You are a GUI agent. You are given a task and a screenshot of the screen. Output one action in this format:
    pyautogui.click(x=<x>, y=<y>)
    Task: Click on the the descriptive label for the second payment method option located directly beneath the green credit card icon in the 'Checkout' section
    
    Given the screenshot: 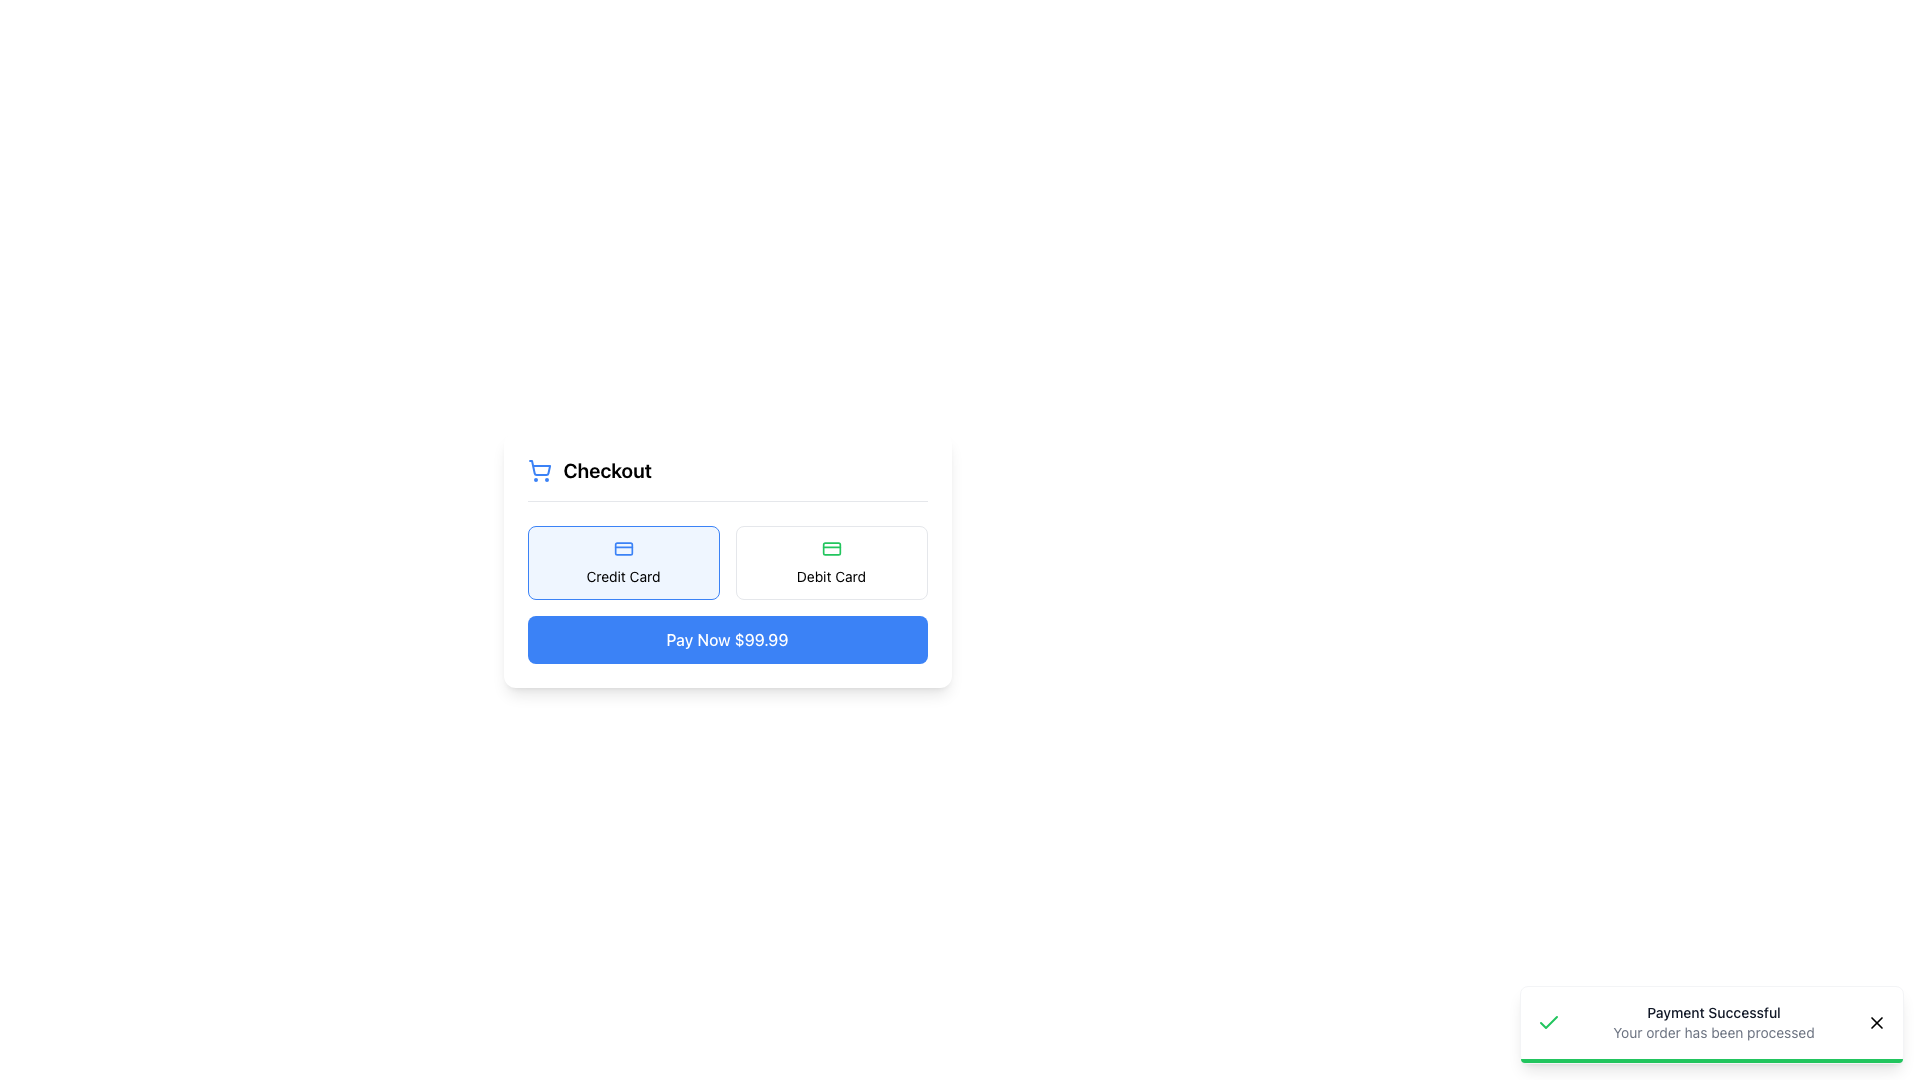 What is the action you would take?
    pyautogui.click(x=831, y=577)
    